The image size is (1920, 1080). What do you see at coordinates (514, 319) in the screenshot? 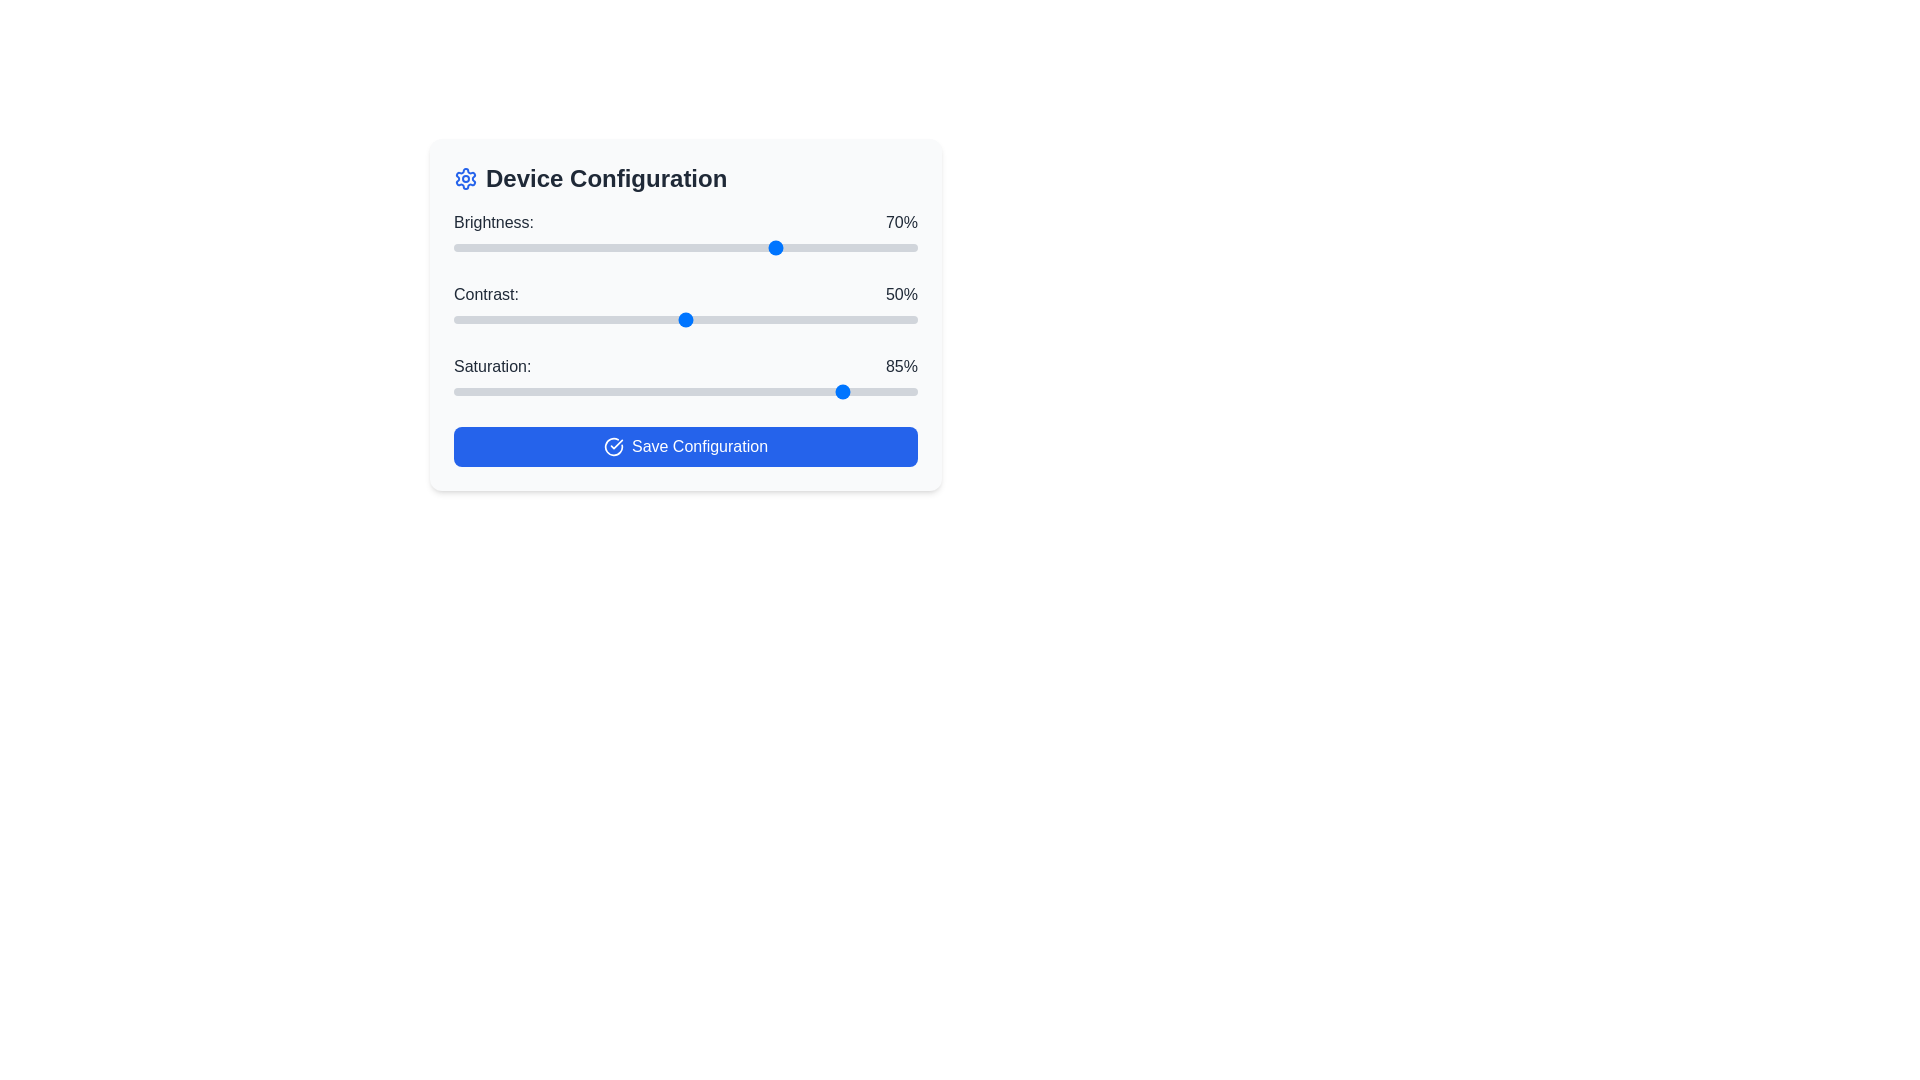
I see `the contrast` at bounding box center [514, 319].